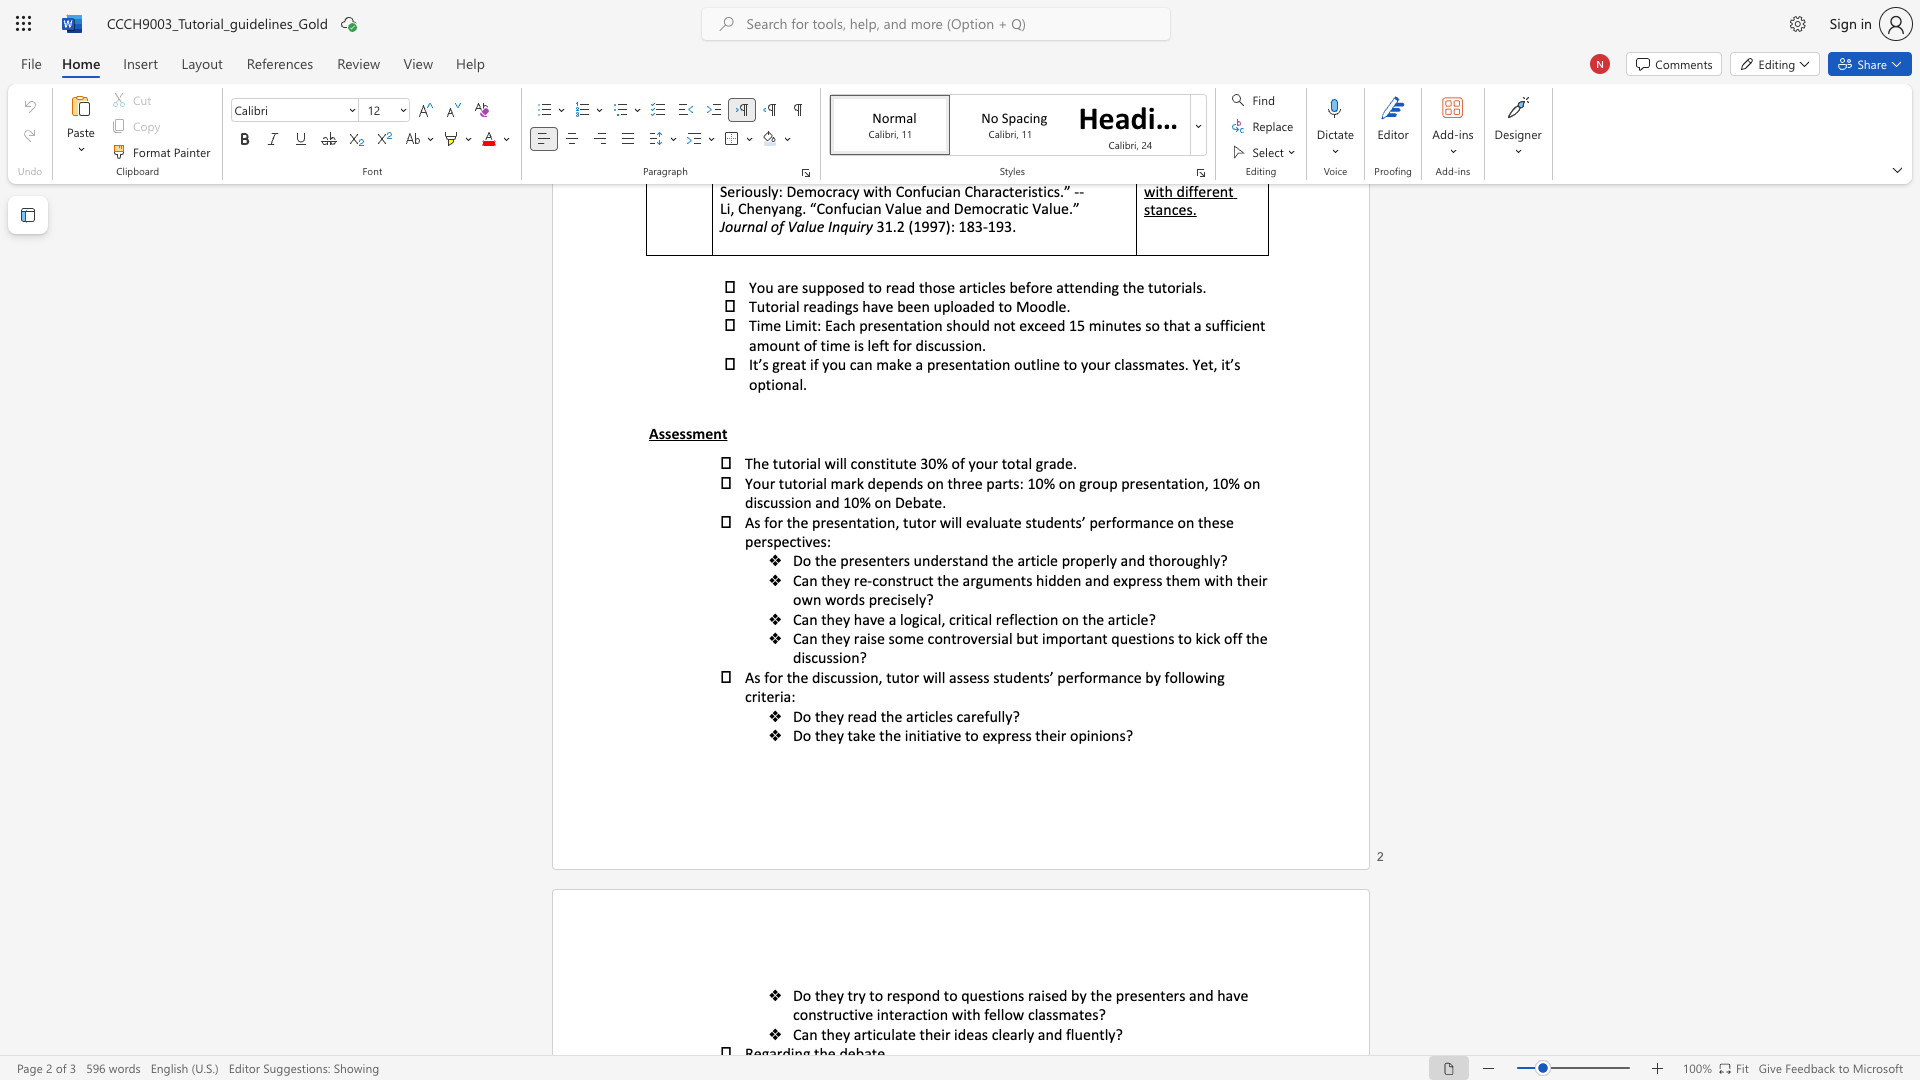  Describe the element at coordinates (814, 715) in the screenshot. I see `the subset text "th" within the text "Do they read the articles carefully?"` at that location.